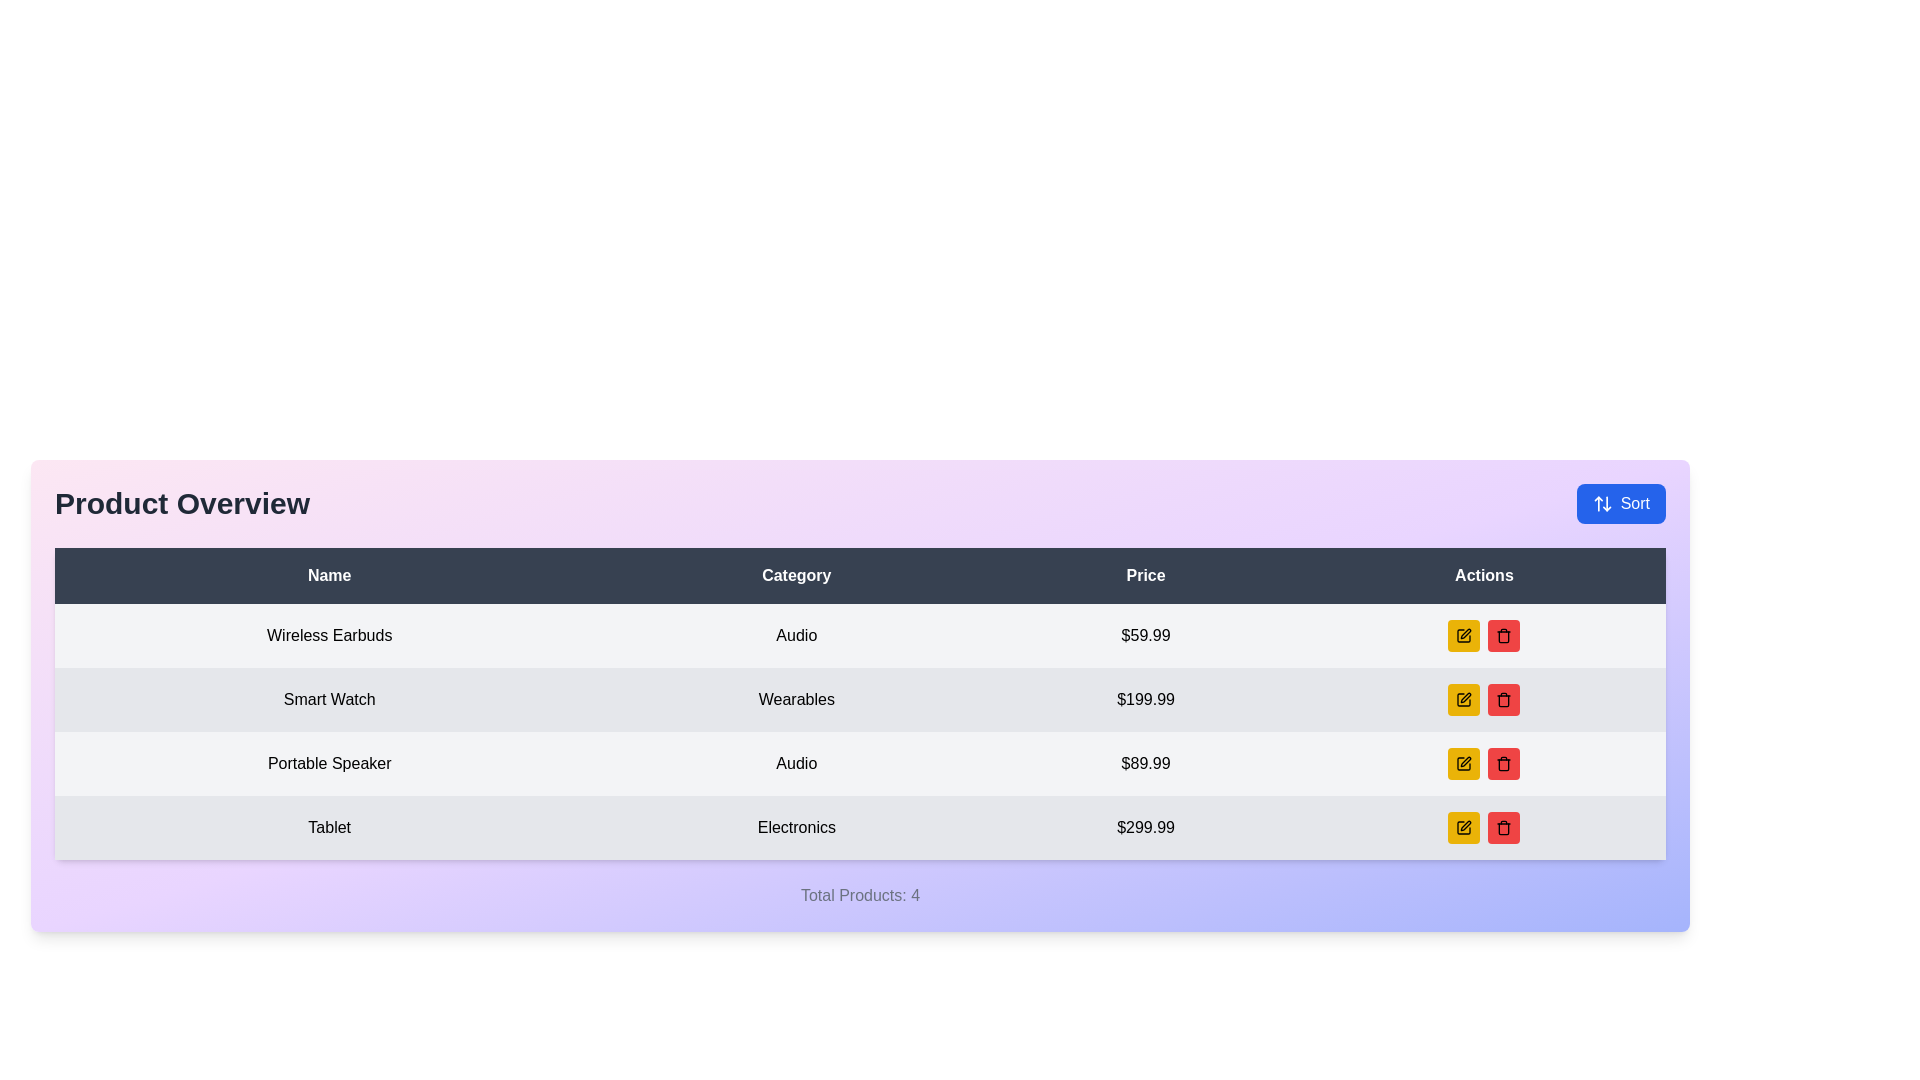 This screenshot has width=1920, height=1080. Describe the element at coordinates (860, 894) in the screenshot. I see `text from the 'Total Products: 4' text label element, which is center-aligned and positioned at the bottom of the product overview panel` at that location.